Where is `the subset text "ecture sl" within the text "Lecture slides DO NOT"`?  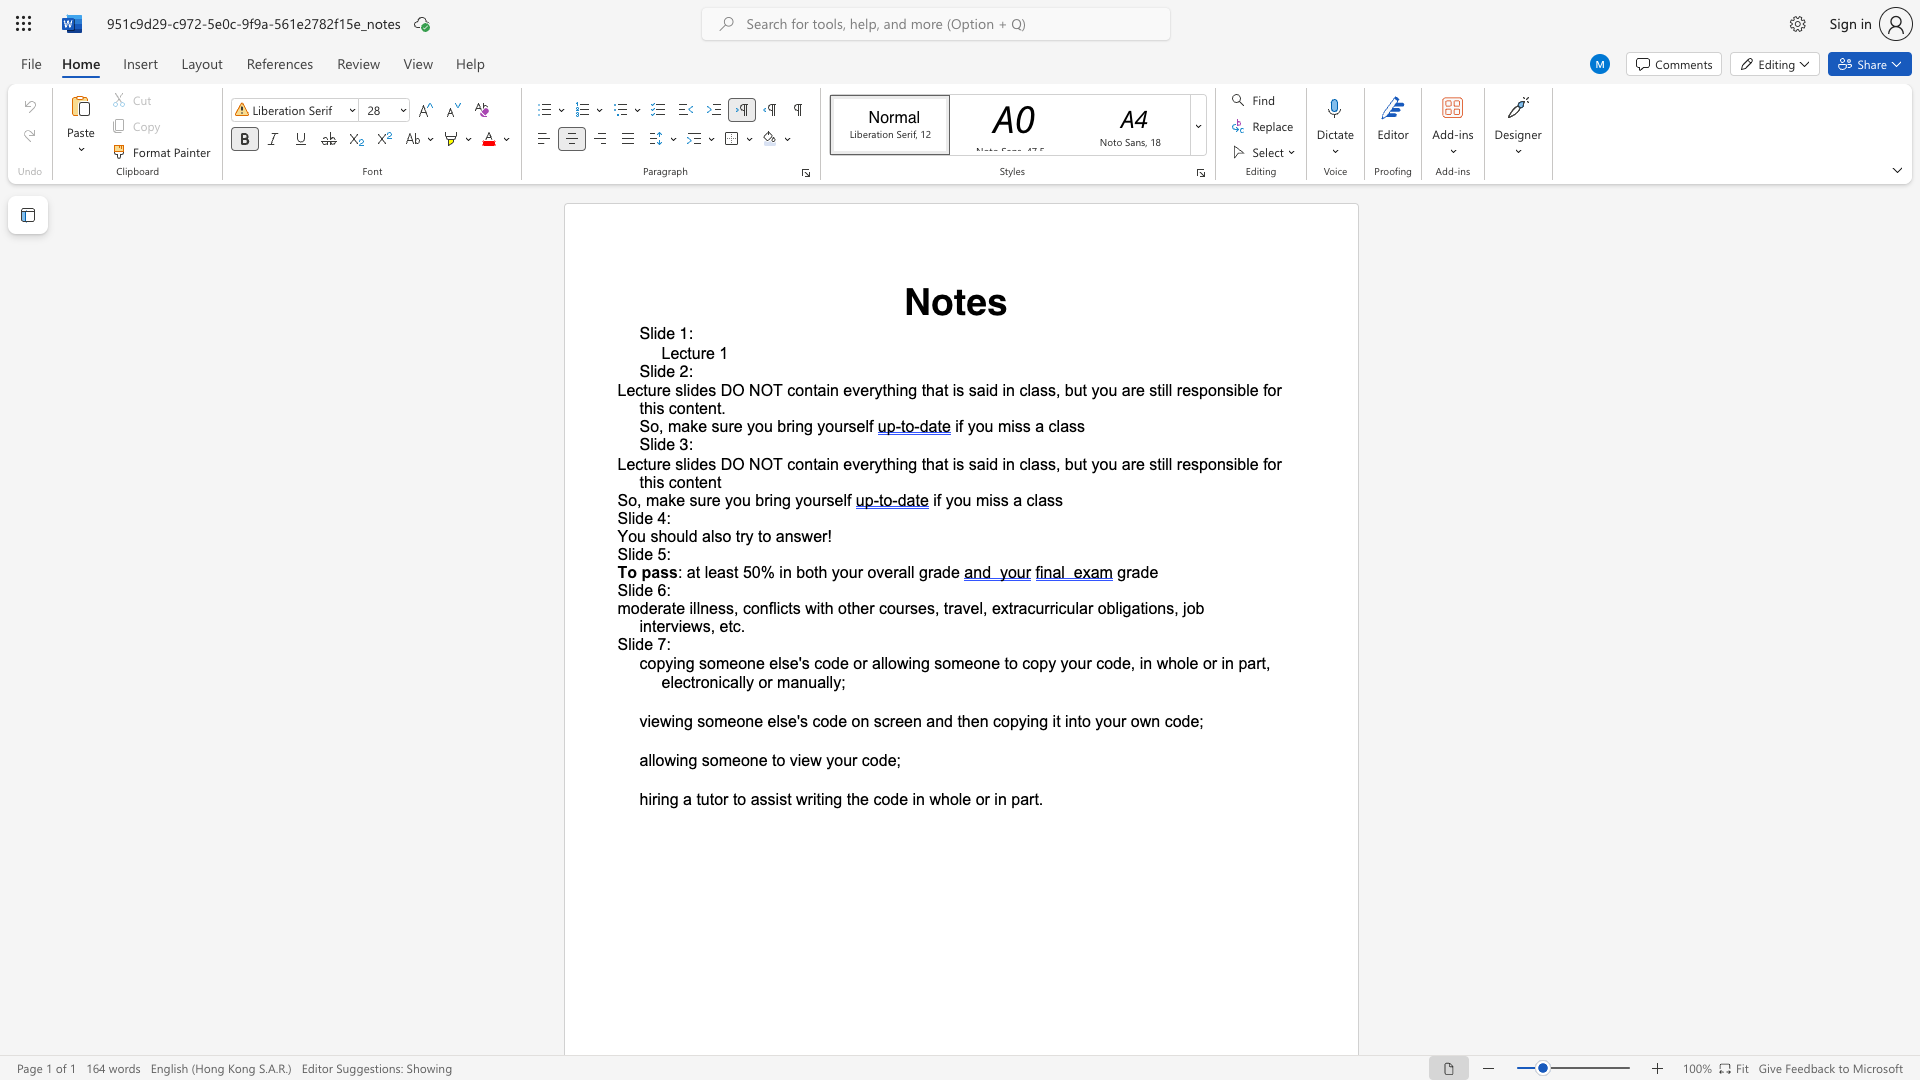
the subset text "ecture sl" within the text "Lecture slides DO NOT" is located at coordinates (625, 464).